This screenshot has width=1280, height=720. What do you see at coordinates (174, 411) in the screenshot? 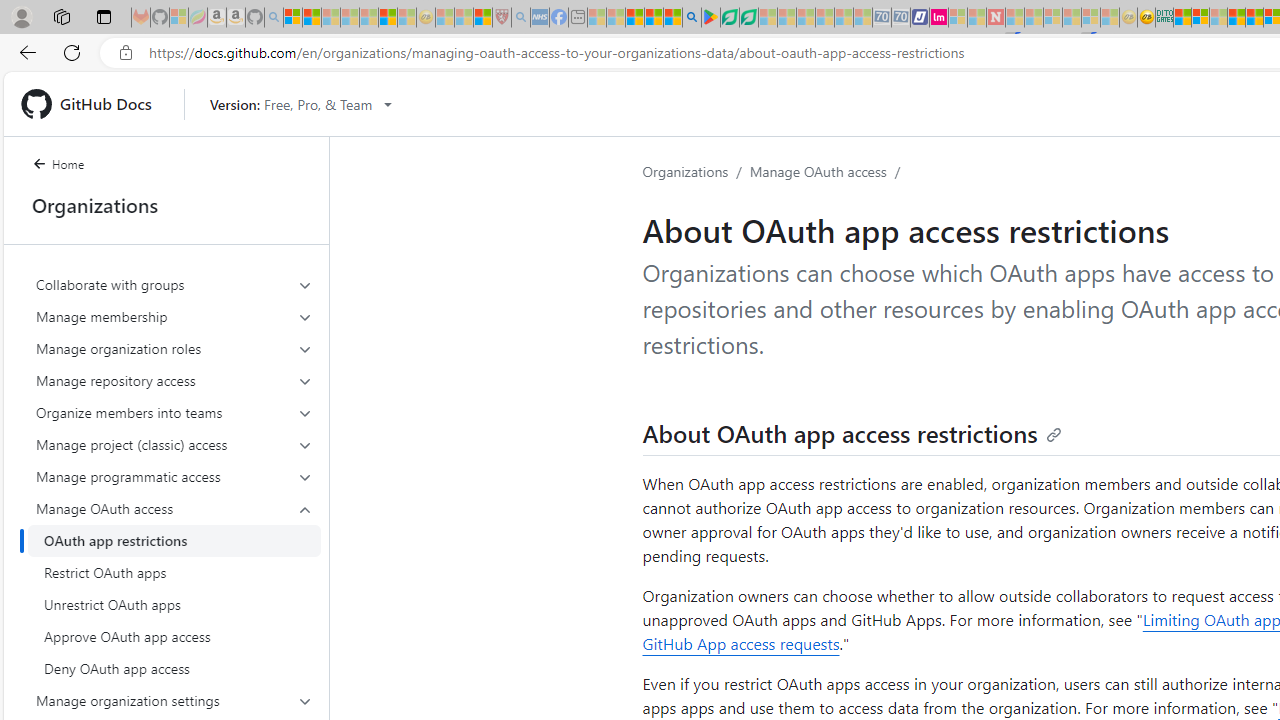
I see `'Organize members into teams'` at bounding box center [174, 411].